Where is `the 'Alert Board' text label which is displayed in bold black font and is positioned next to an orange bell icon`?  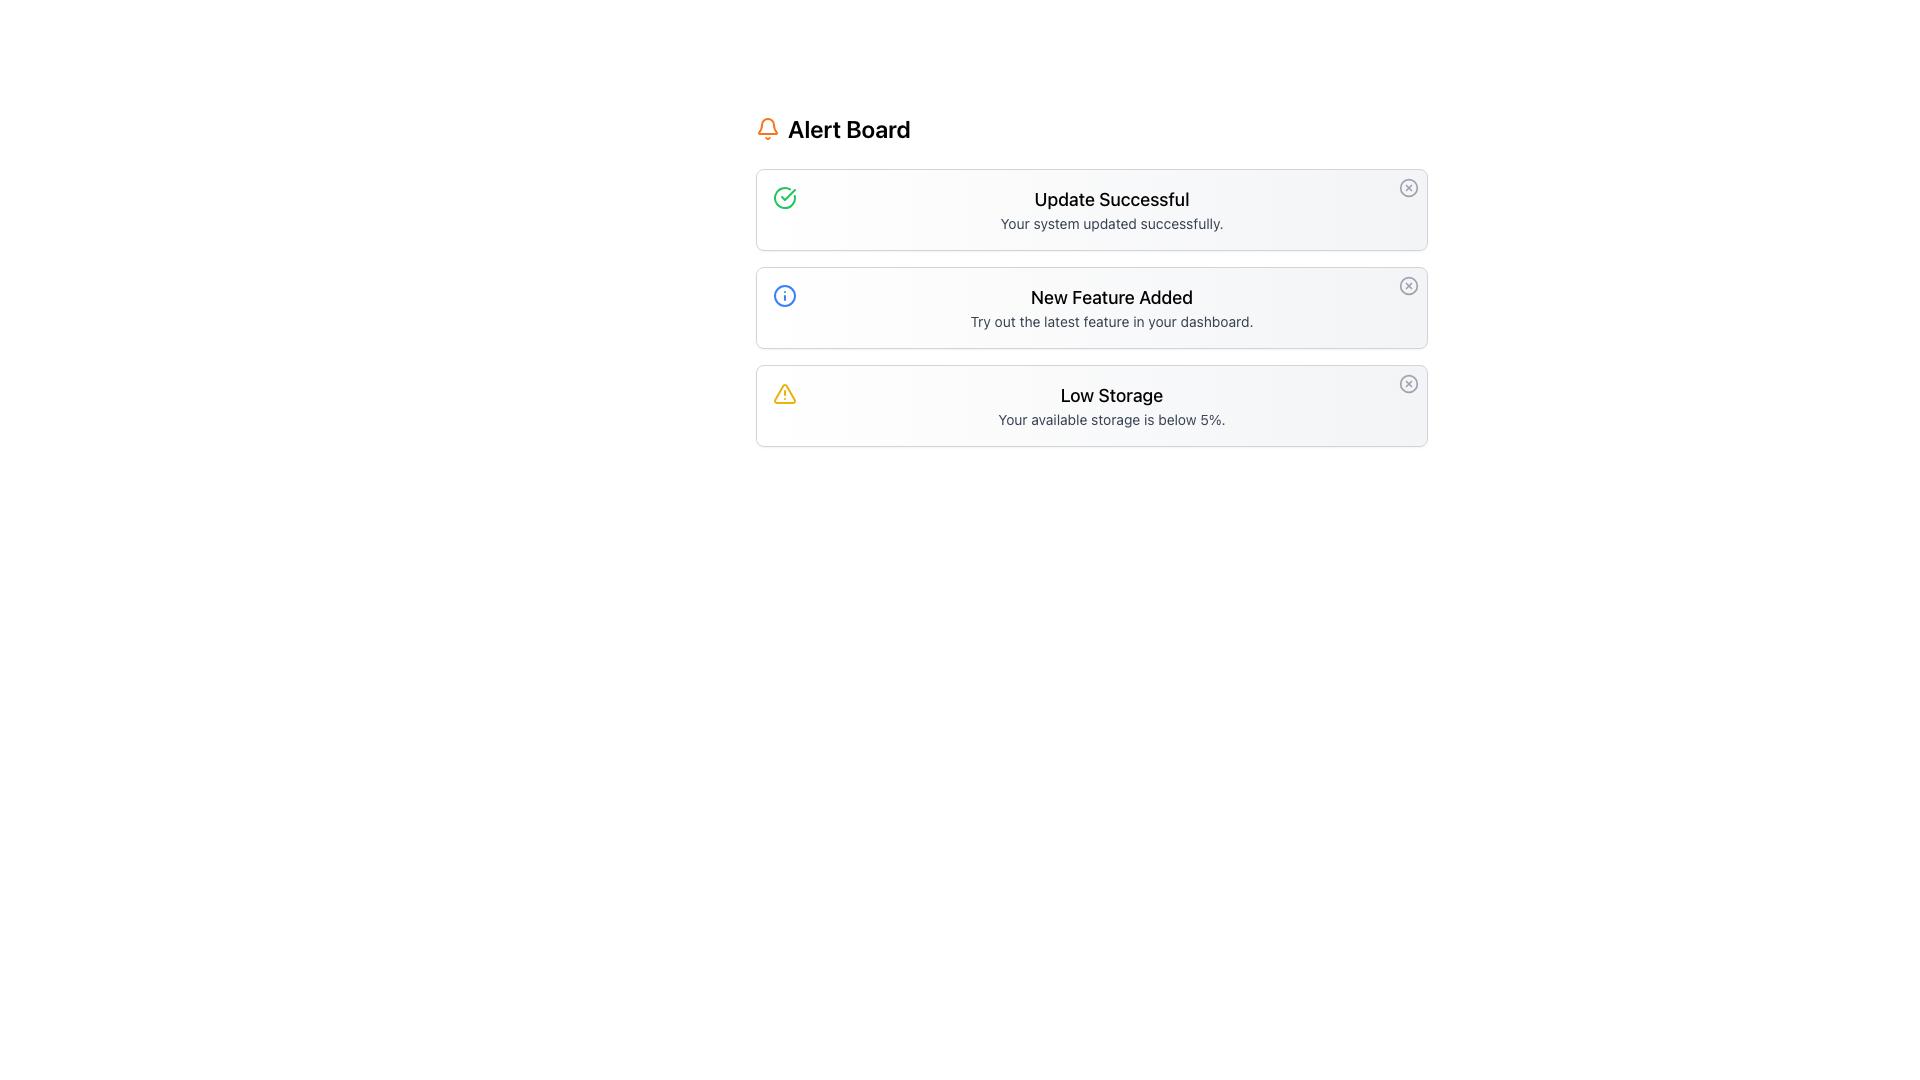
the 'Alert Board' text label which is displayed in bold black font and is positioned next to an orange bell icon is located at coordinates (849, 128).